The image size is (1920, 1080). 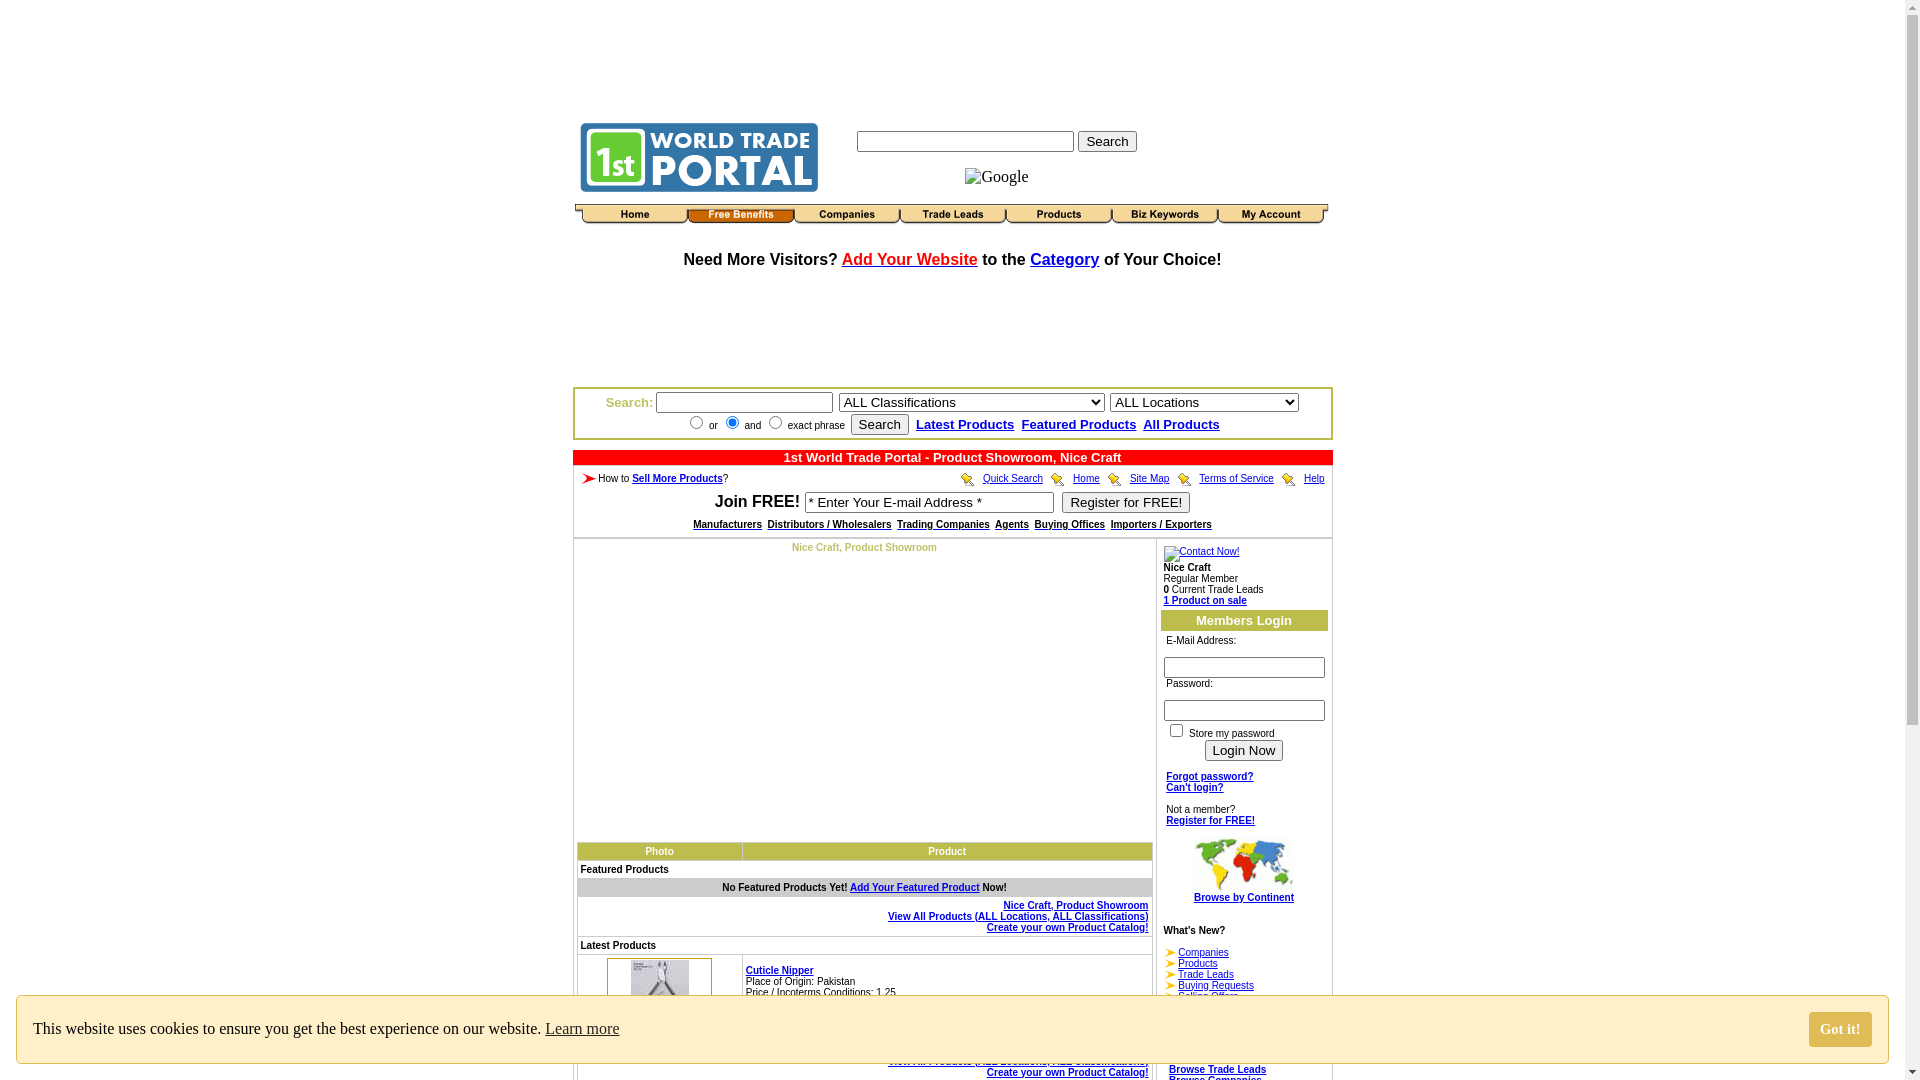 I want to click on 'Manufacturers', so click(x=726, y=523).